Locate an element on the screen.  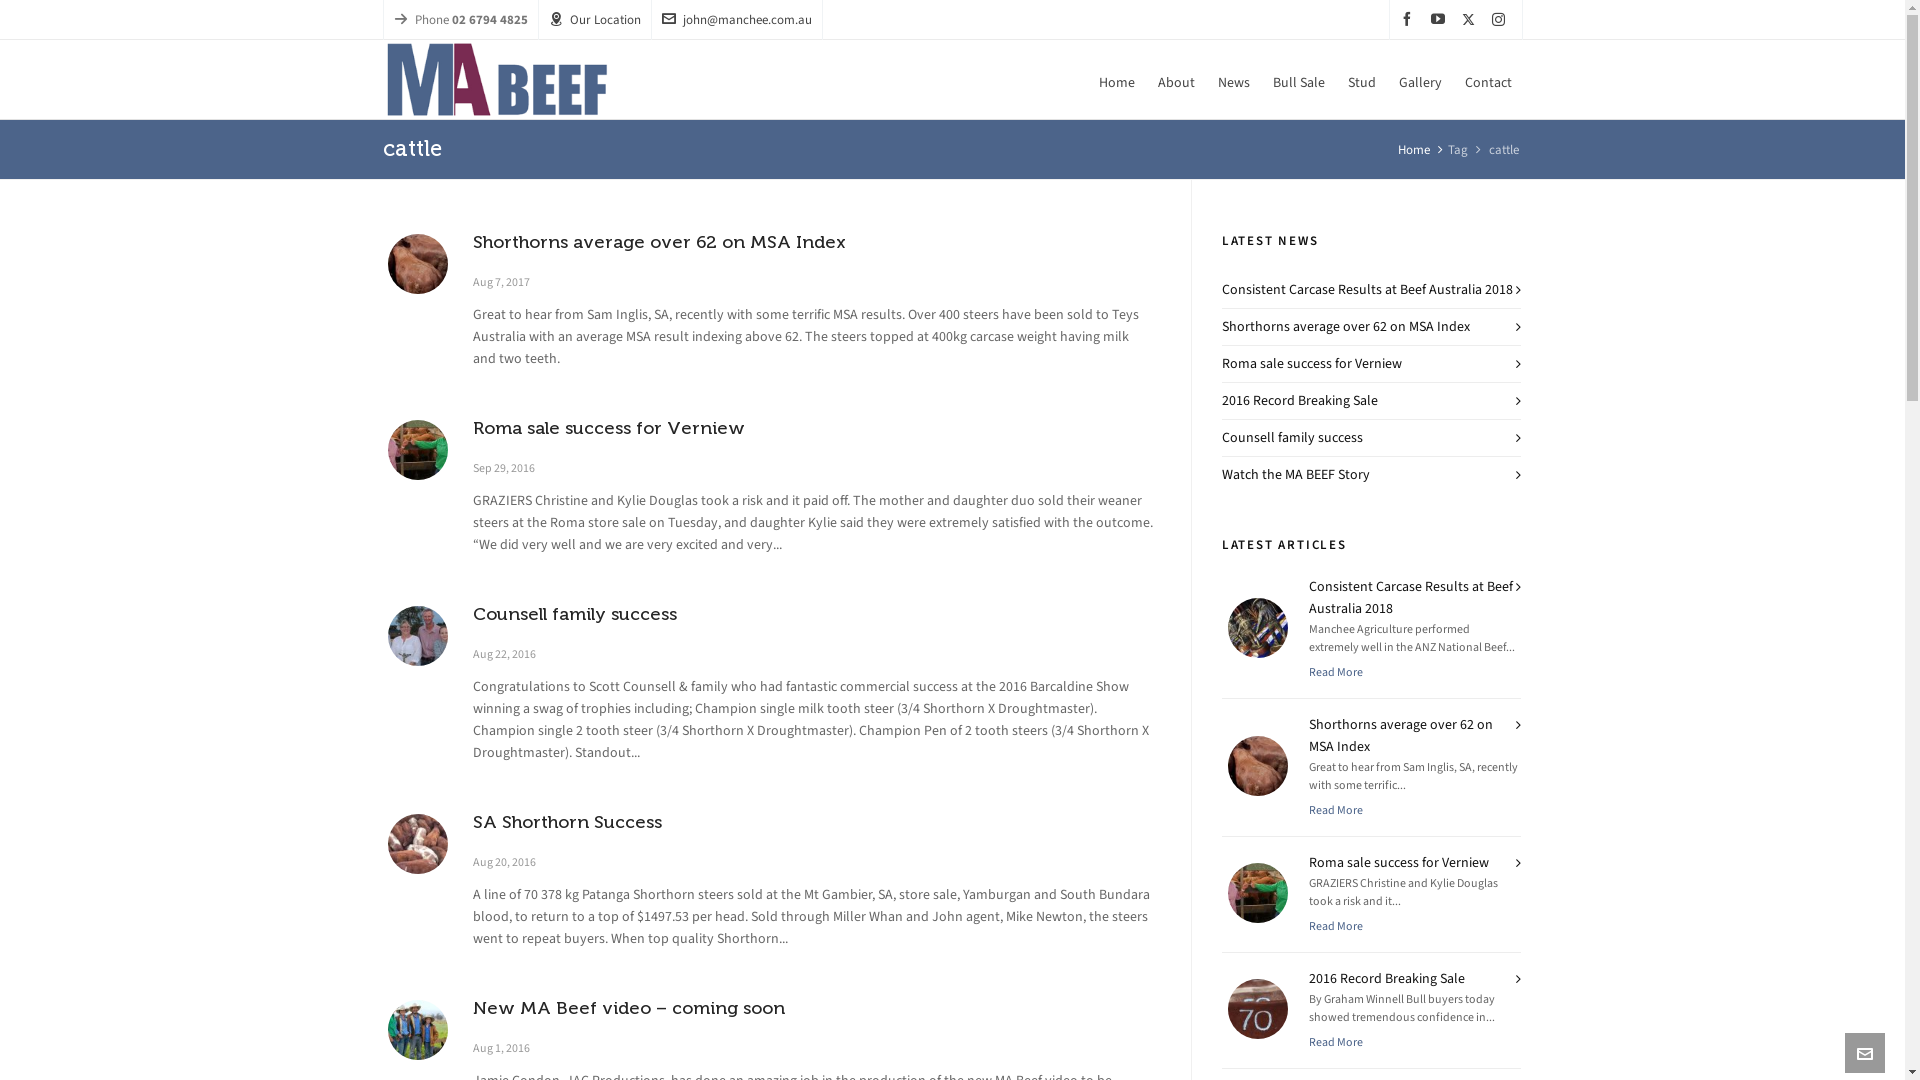
'Read More' is located at coordinates (1309, 671).